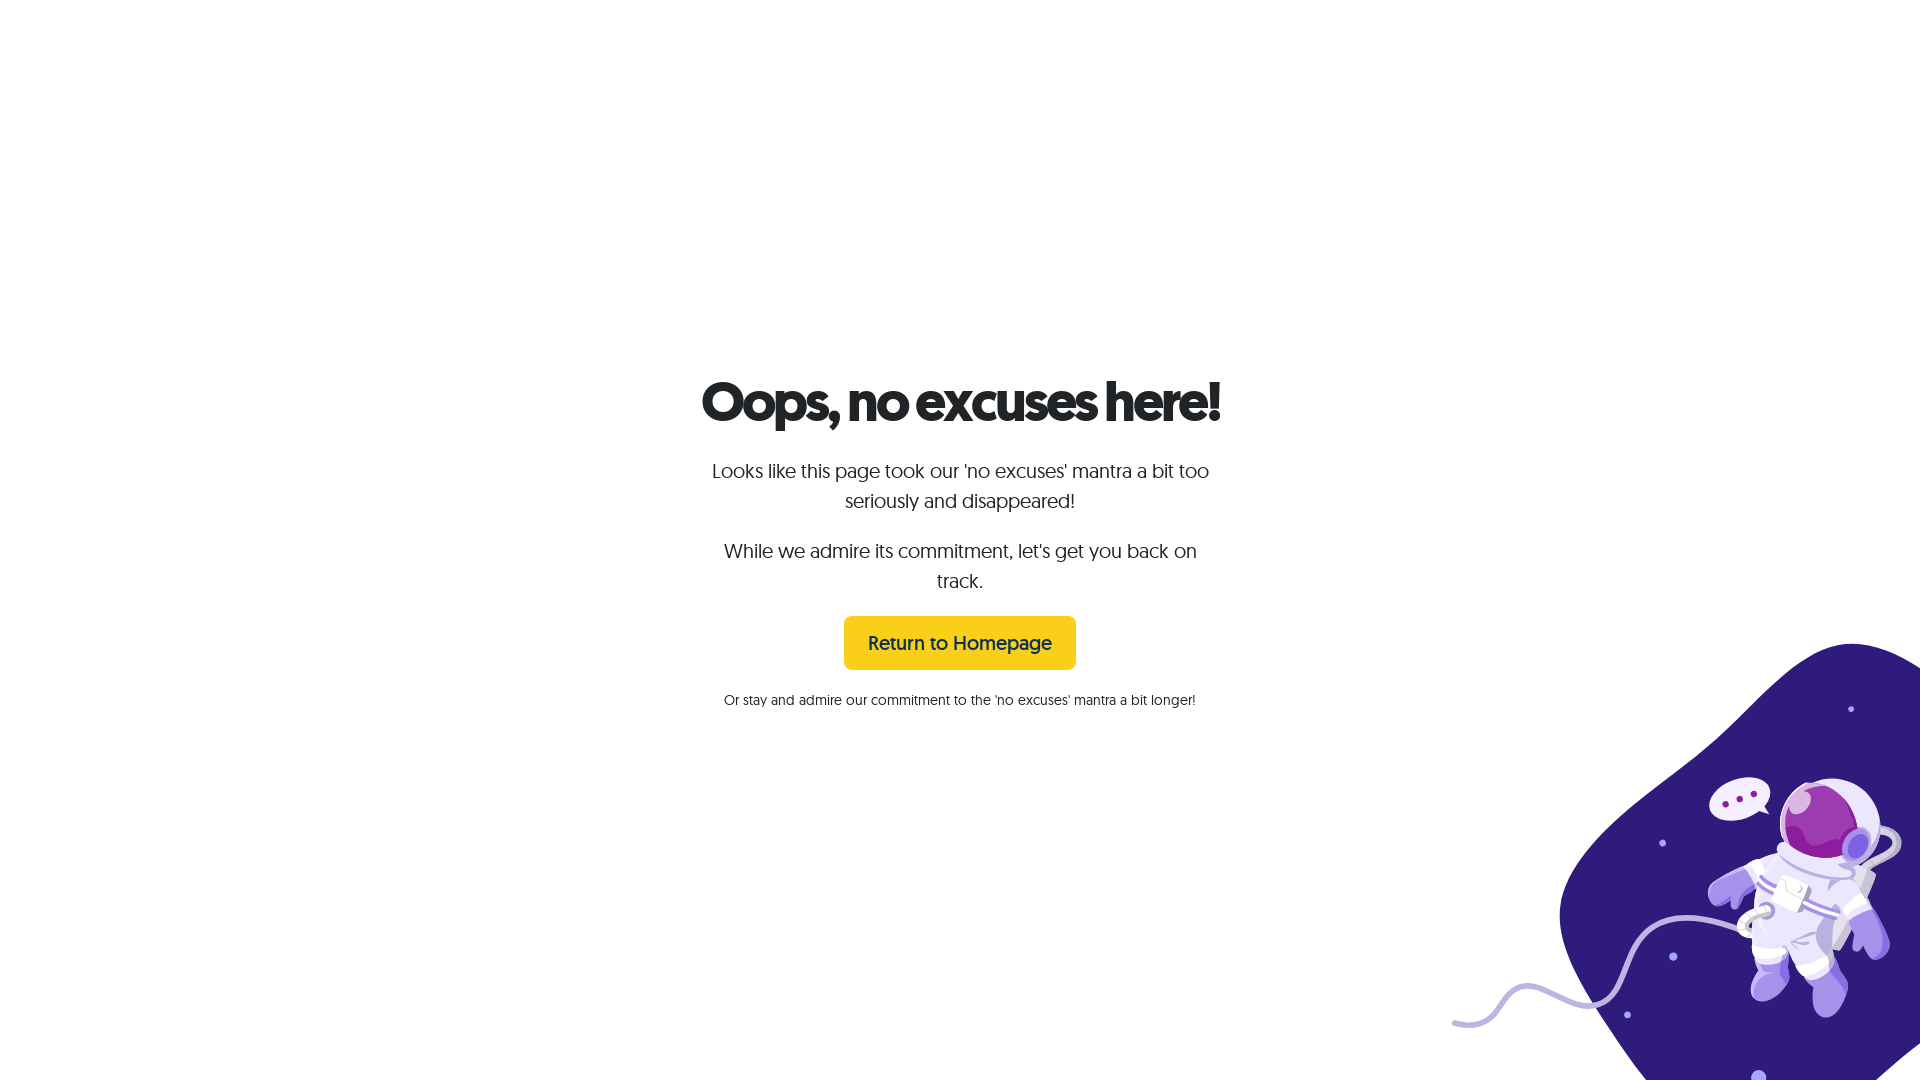 The image size is (1920, 1080). What do you see at coordinates (960, 643) in the screenshot?
I see `'Return to Homepage'` at bounding box center [960, 643].